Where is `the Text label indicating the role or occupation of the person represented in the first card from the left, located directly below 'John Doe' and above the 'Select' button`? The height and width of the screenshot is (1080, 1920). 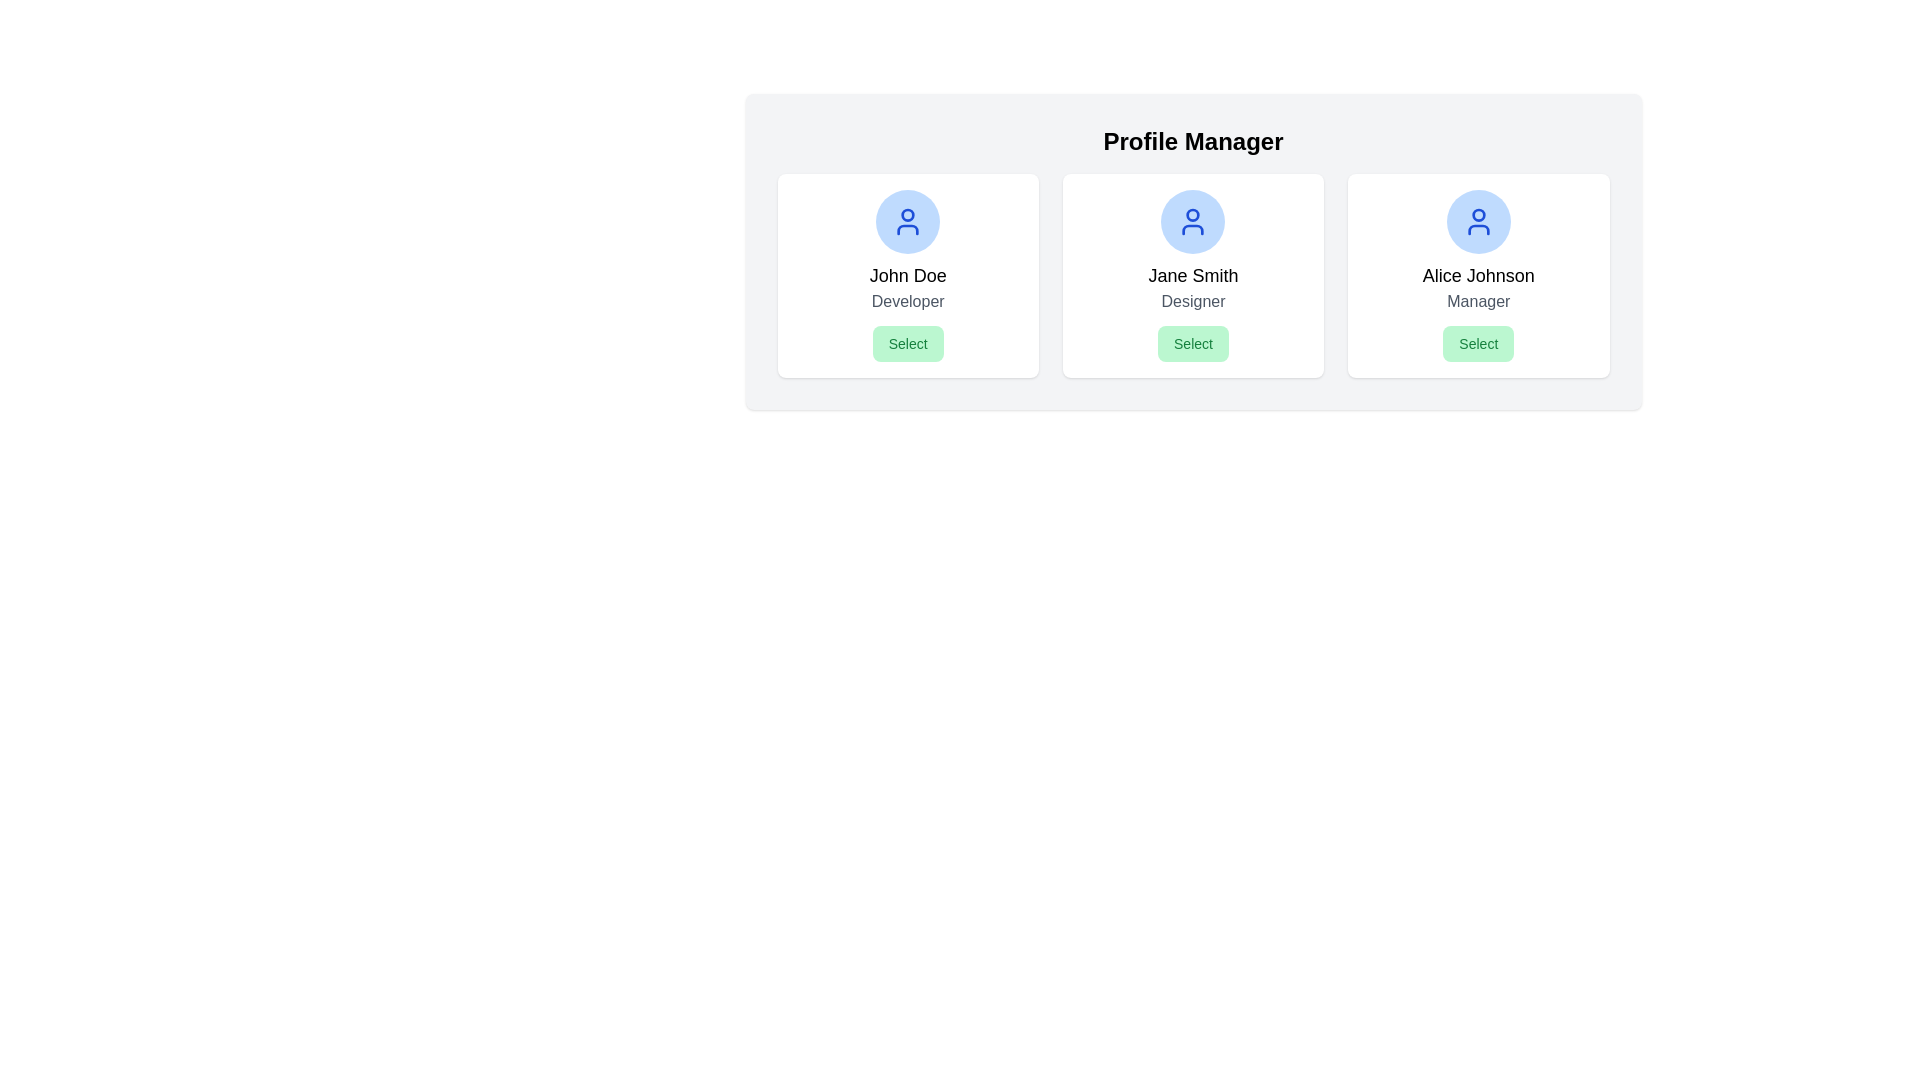 the Text label indicating the role or occupation of the person represented in the first card from the left, located directly below 'John Doe' and above the 'Select' button is located at coordinates (907, 301).